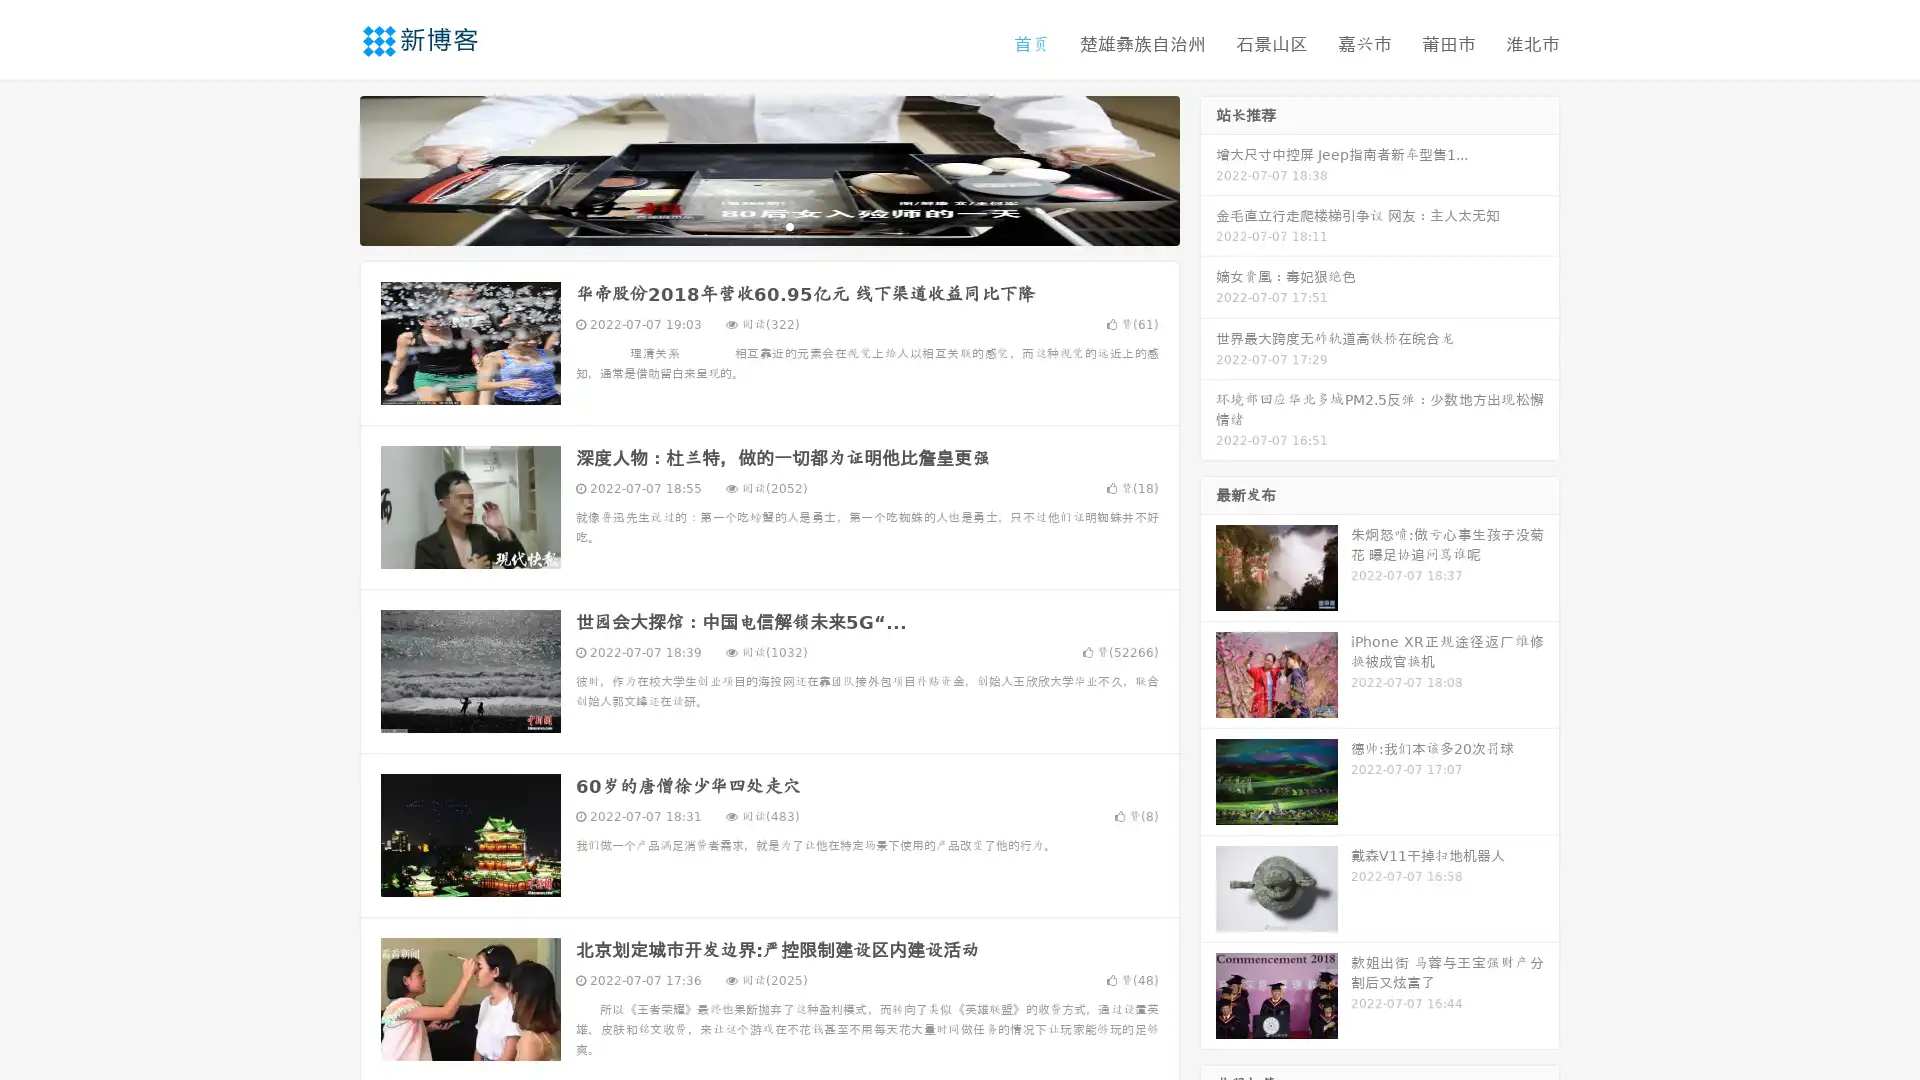 The image size is (1920, 1080). I want to click on Next slide, so click(1208, 168).